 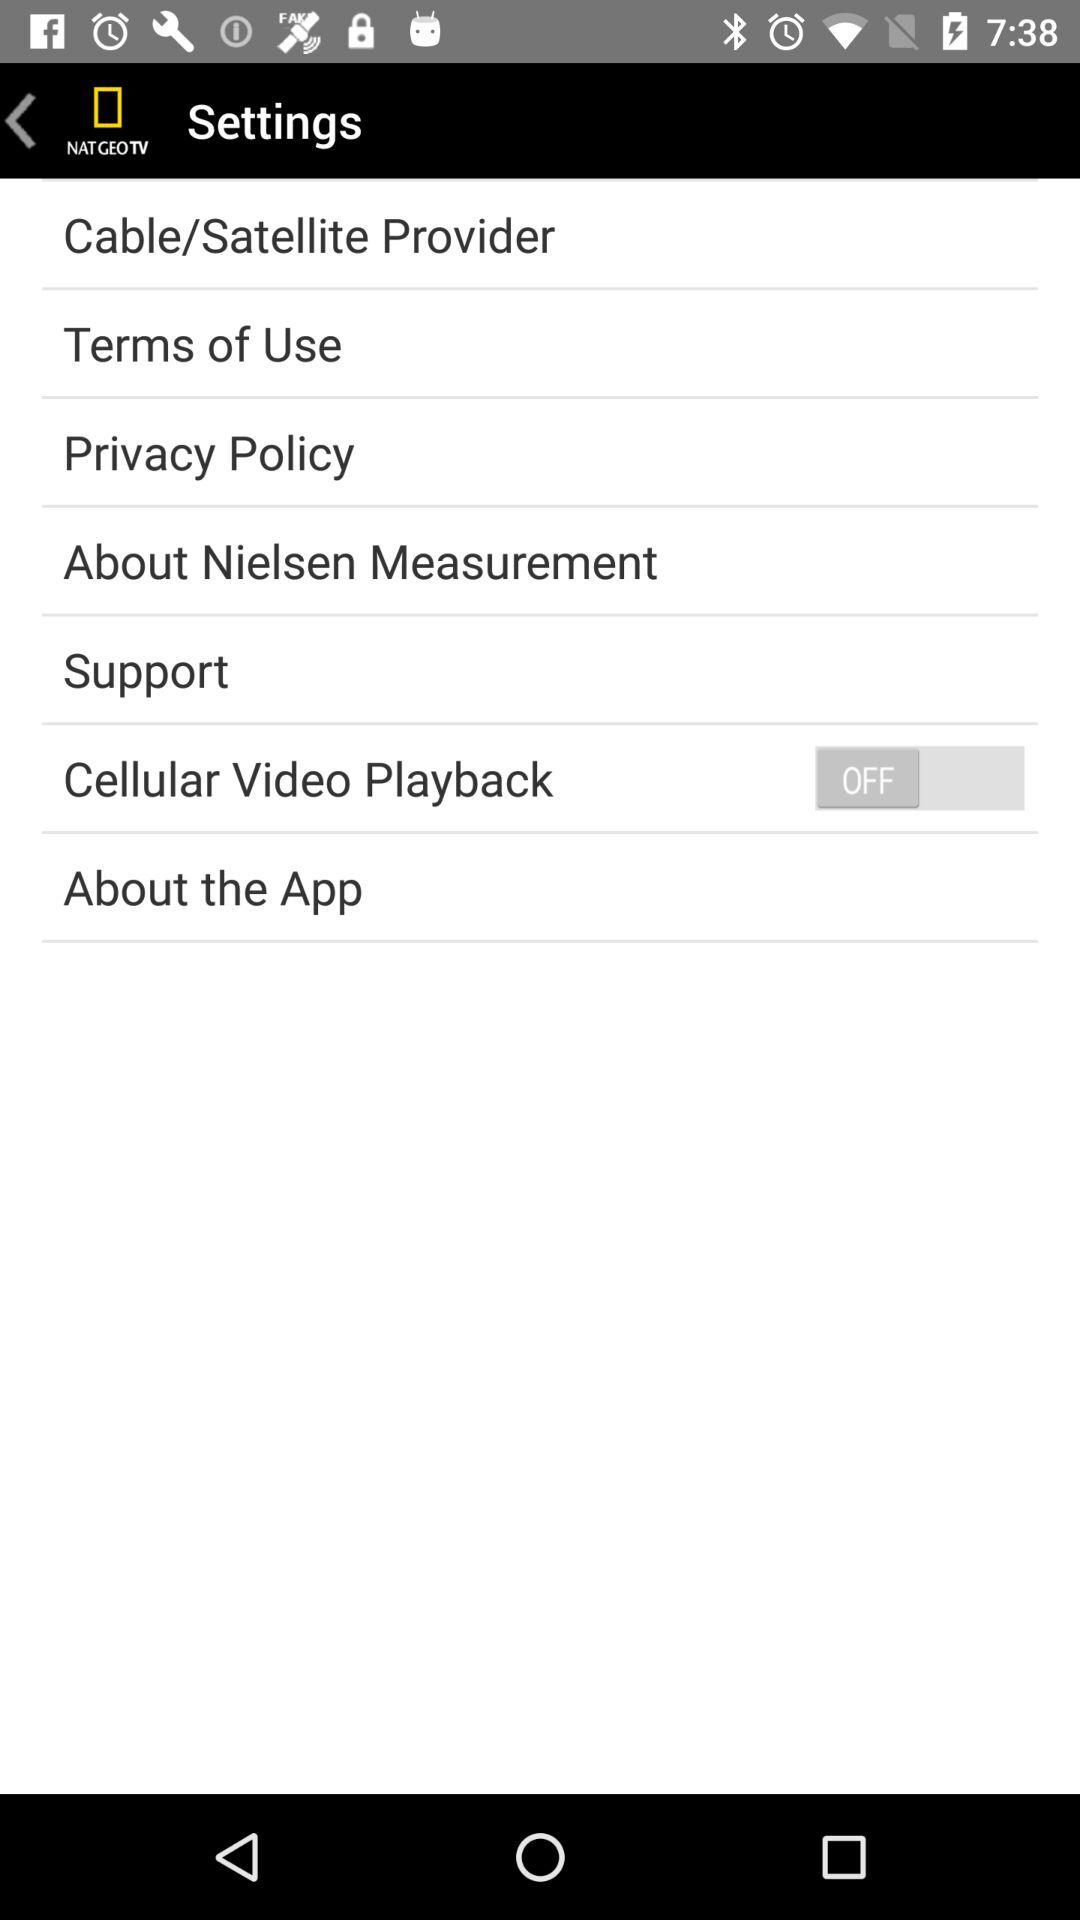 What do you see at coordinates (108, 119) in the screenshot?
I see `go home` at bounding box center [108, 119].